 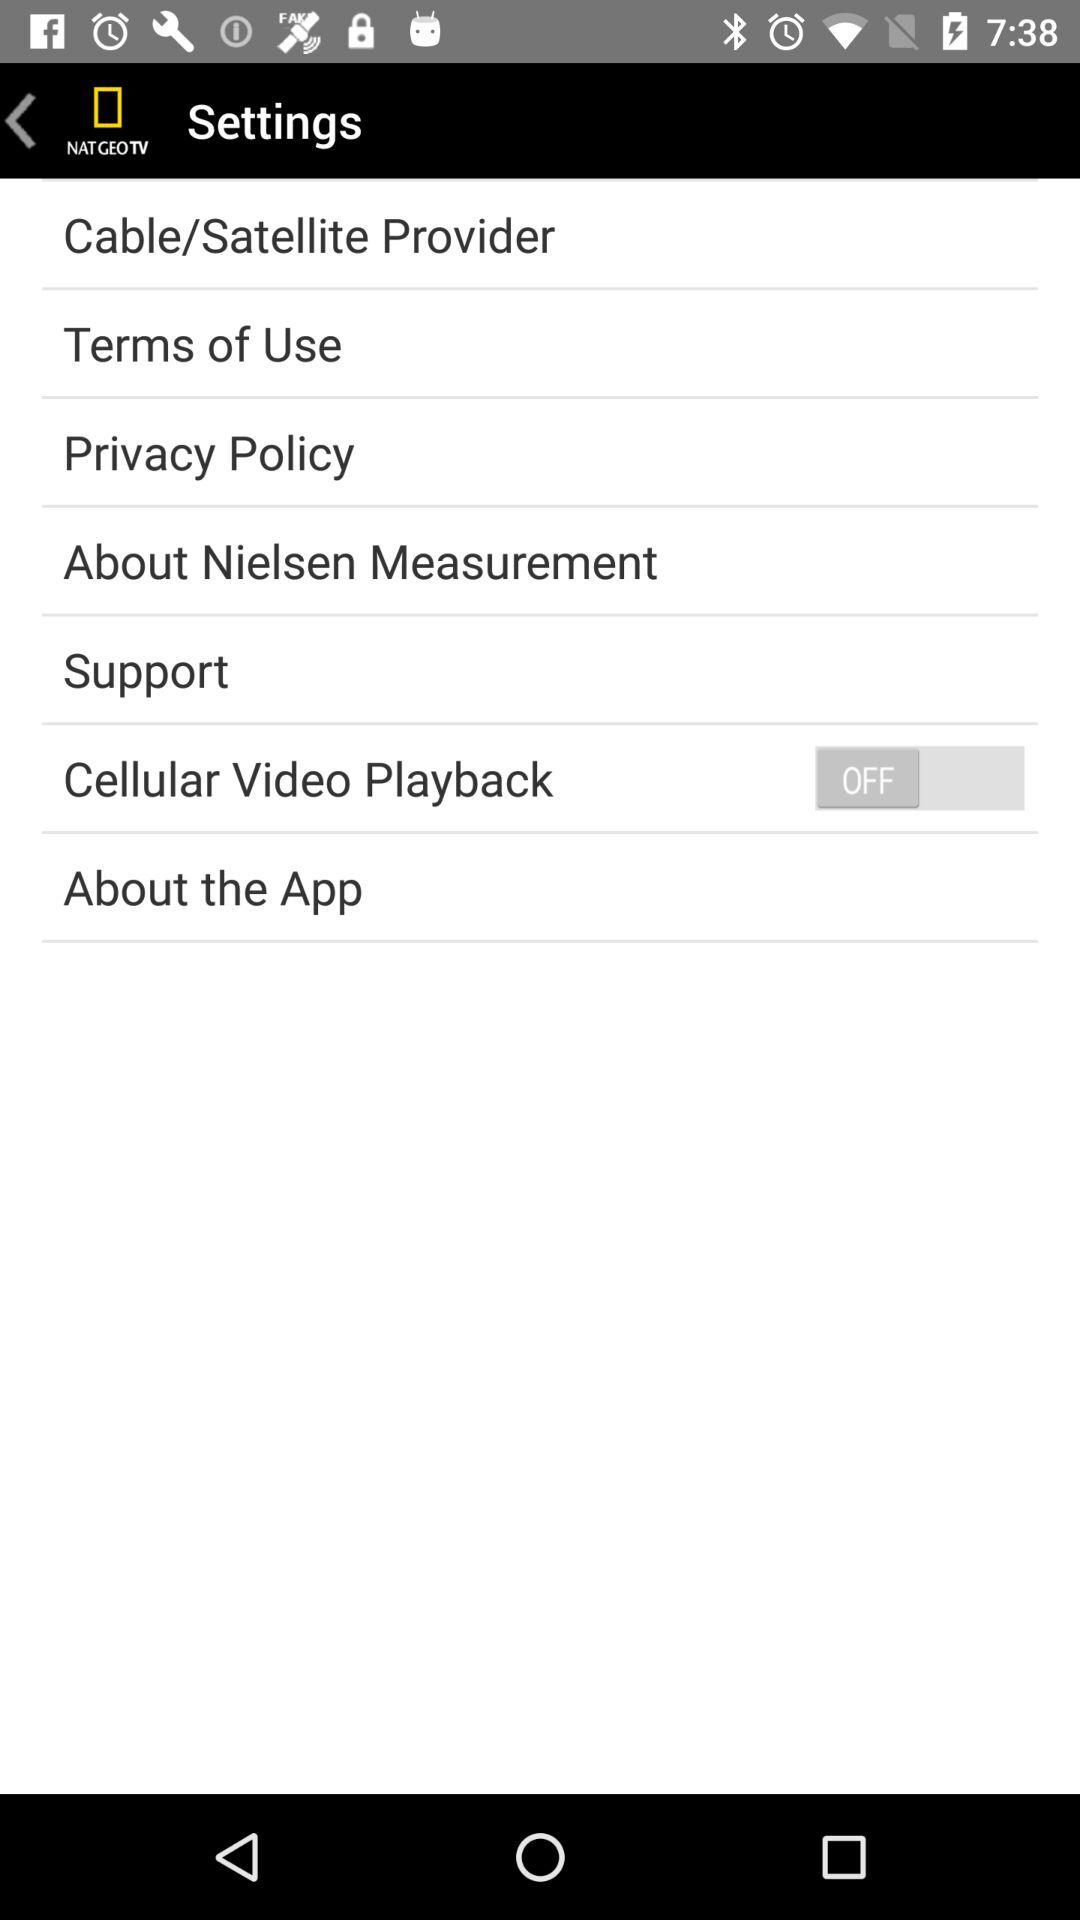 What do you see at coordinates (108, 119) in the screenshot?
I see `go home` at bounding box center [108, 119].